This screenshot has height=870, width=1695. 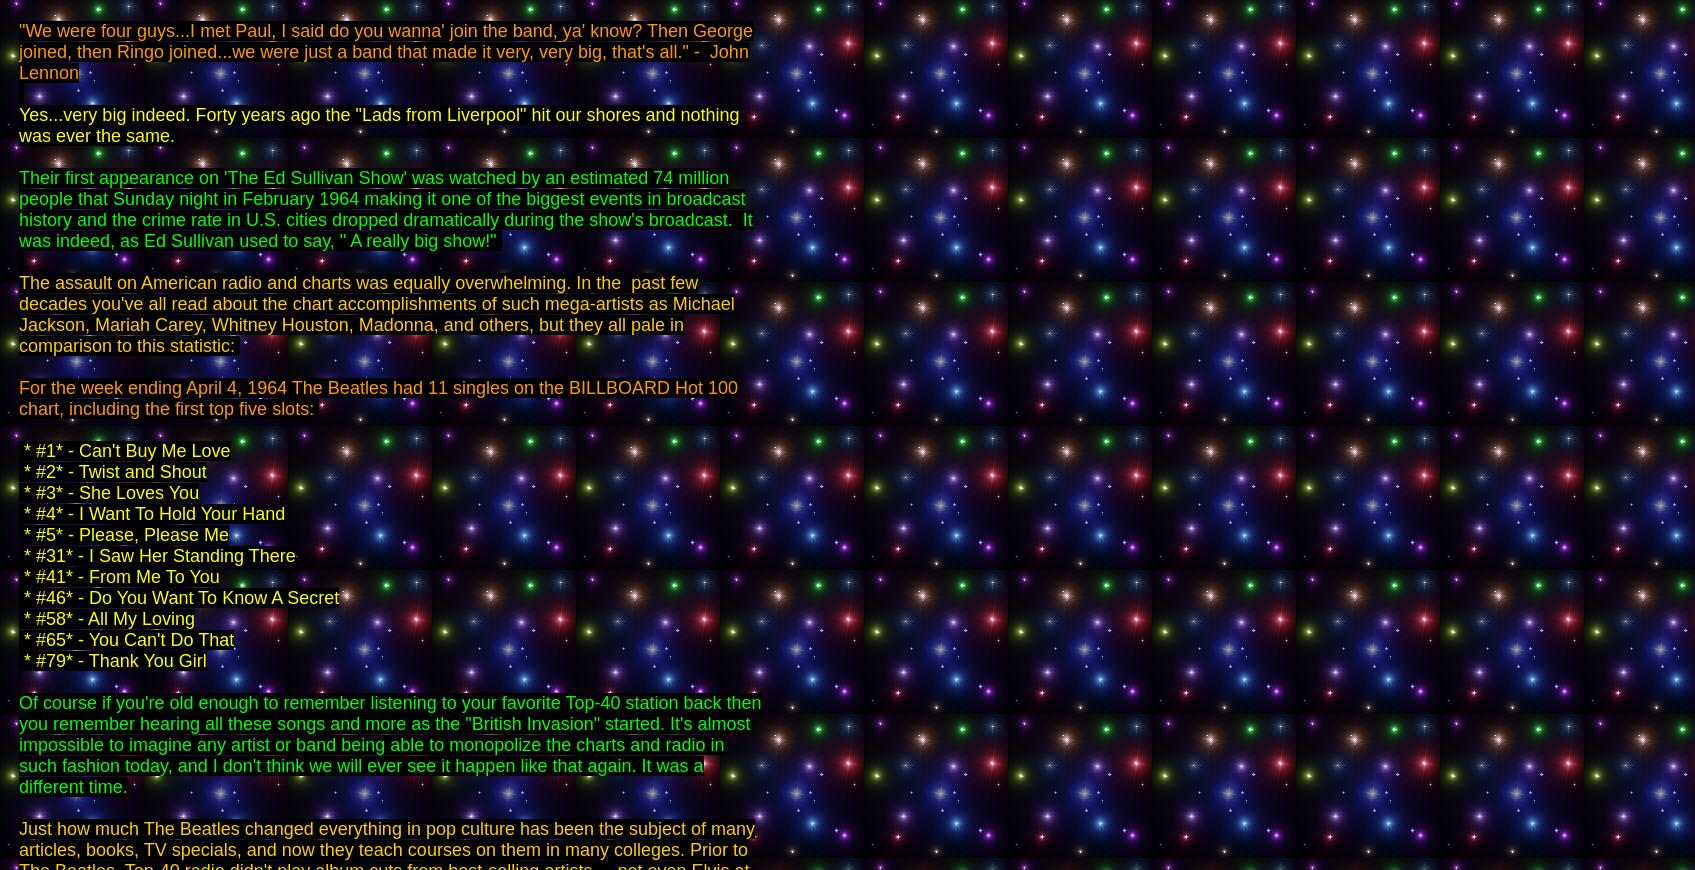 What do you see at coordinates (378, 124) in the screenshot?
I see `'Yes...very big indeed. Forty years ago the "Lads from Liverpool" hit
                           our shores and nothing was ever the same.'` at bounding box center [378, 124].